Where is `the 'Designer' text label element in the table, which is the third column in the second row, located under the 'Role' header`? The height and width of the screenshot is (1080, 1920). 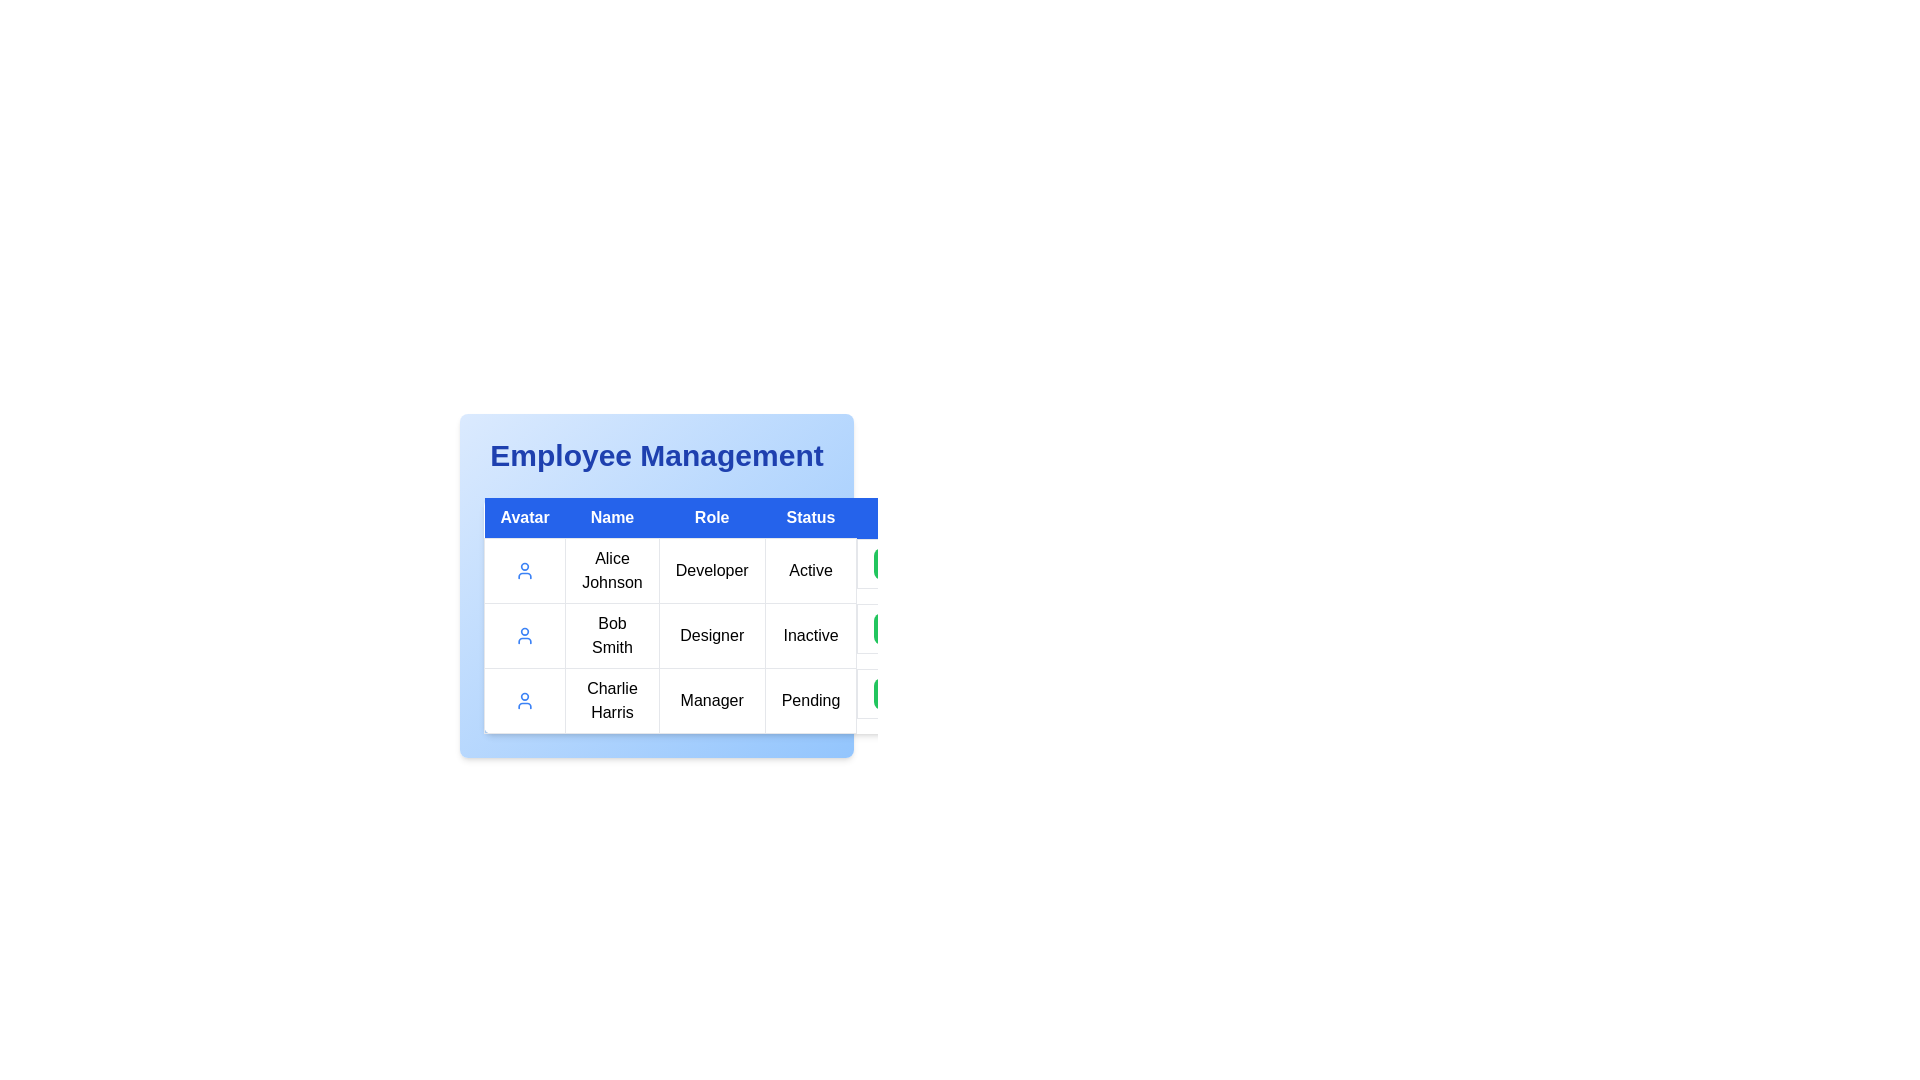
the 'Designer' text label element in the table, which is the third column in the second row, located under the 'Role' header is located at coordinates (712, 636).